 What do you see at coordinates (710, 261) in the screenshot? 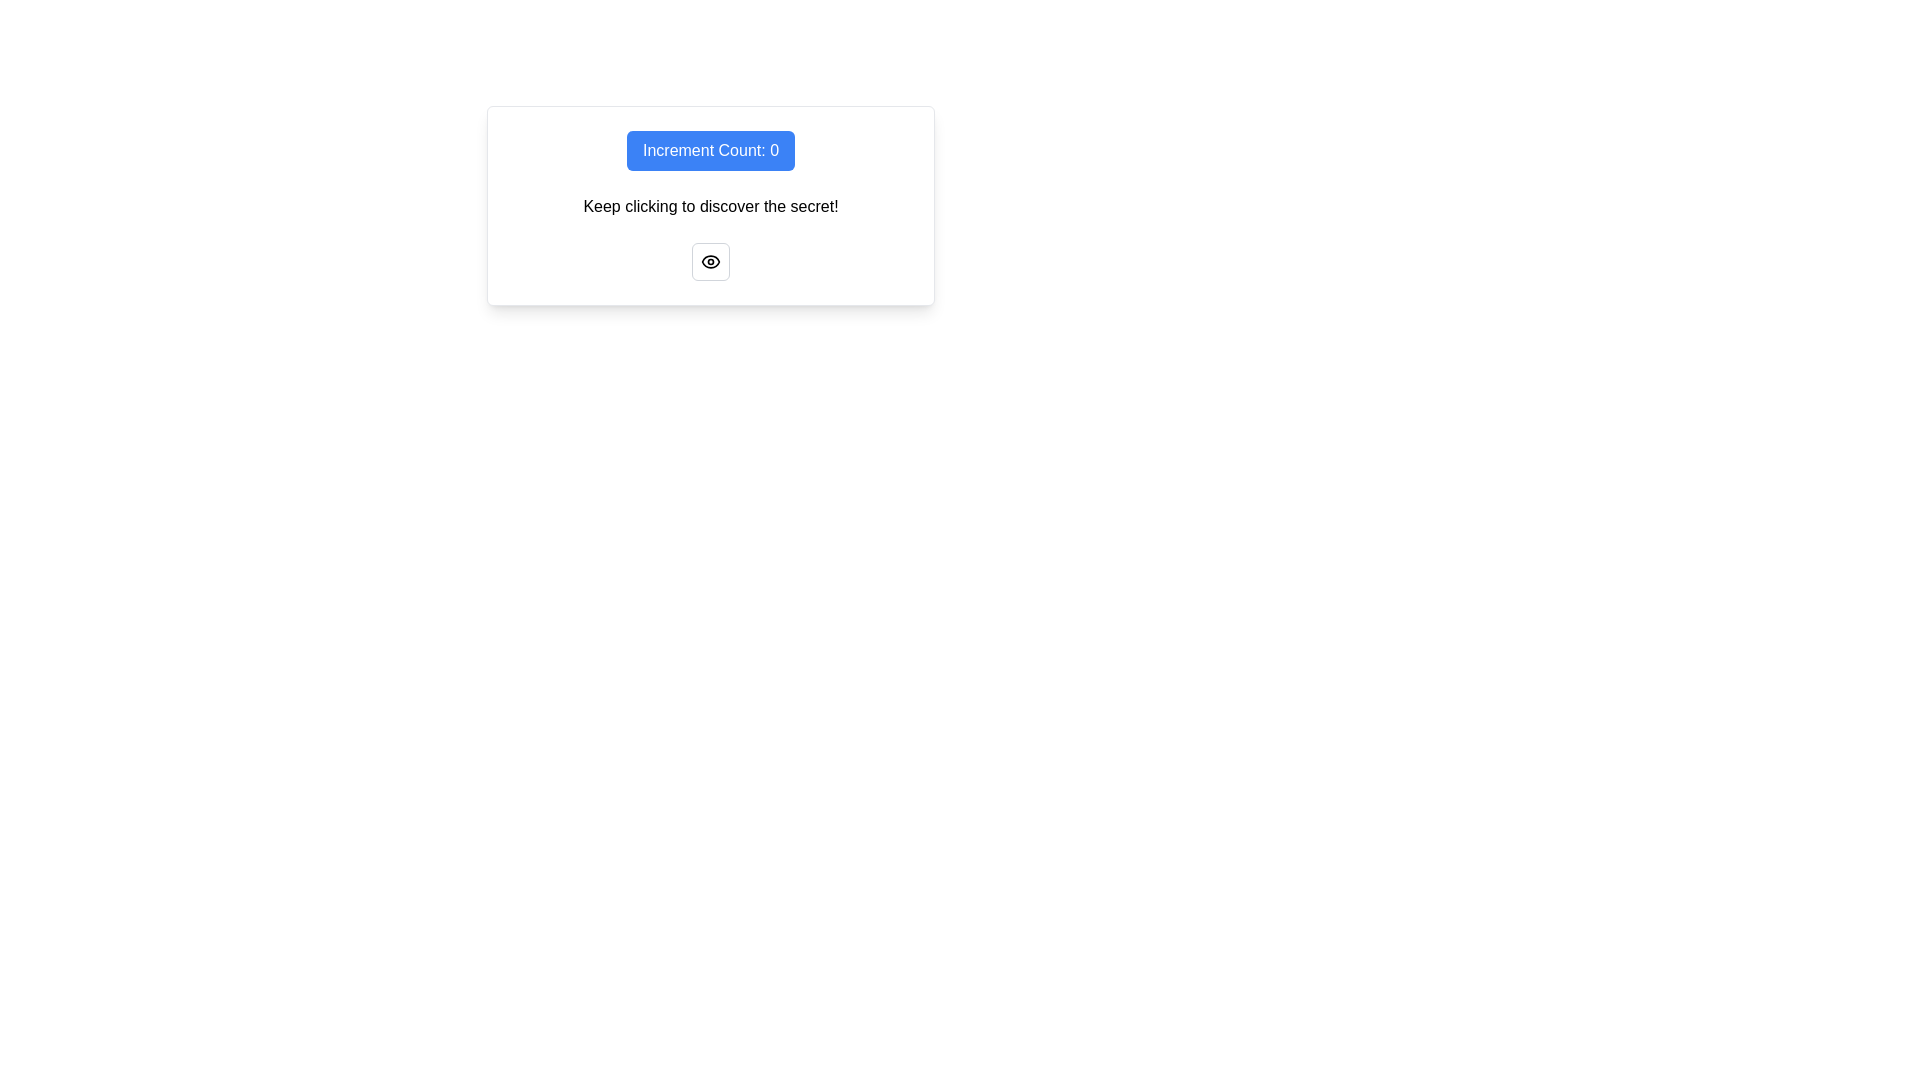
I see `the eye icon located at the bottom center of the card, which is distinctively recognizable as the only icon in that area` at bounding box center [710, 261].